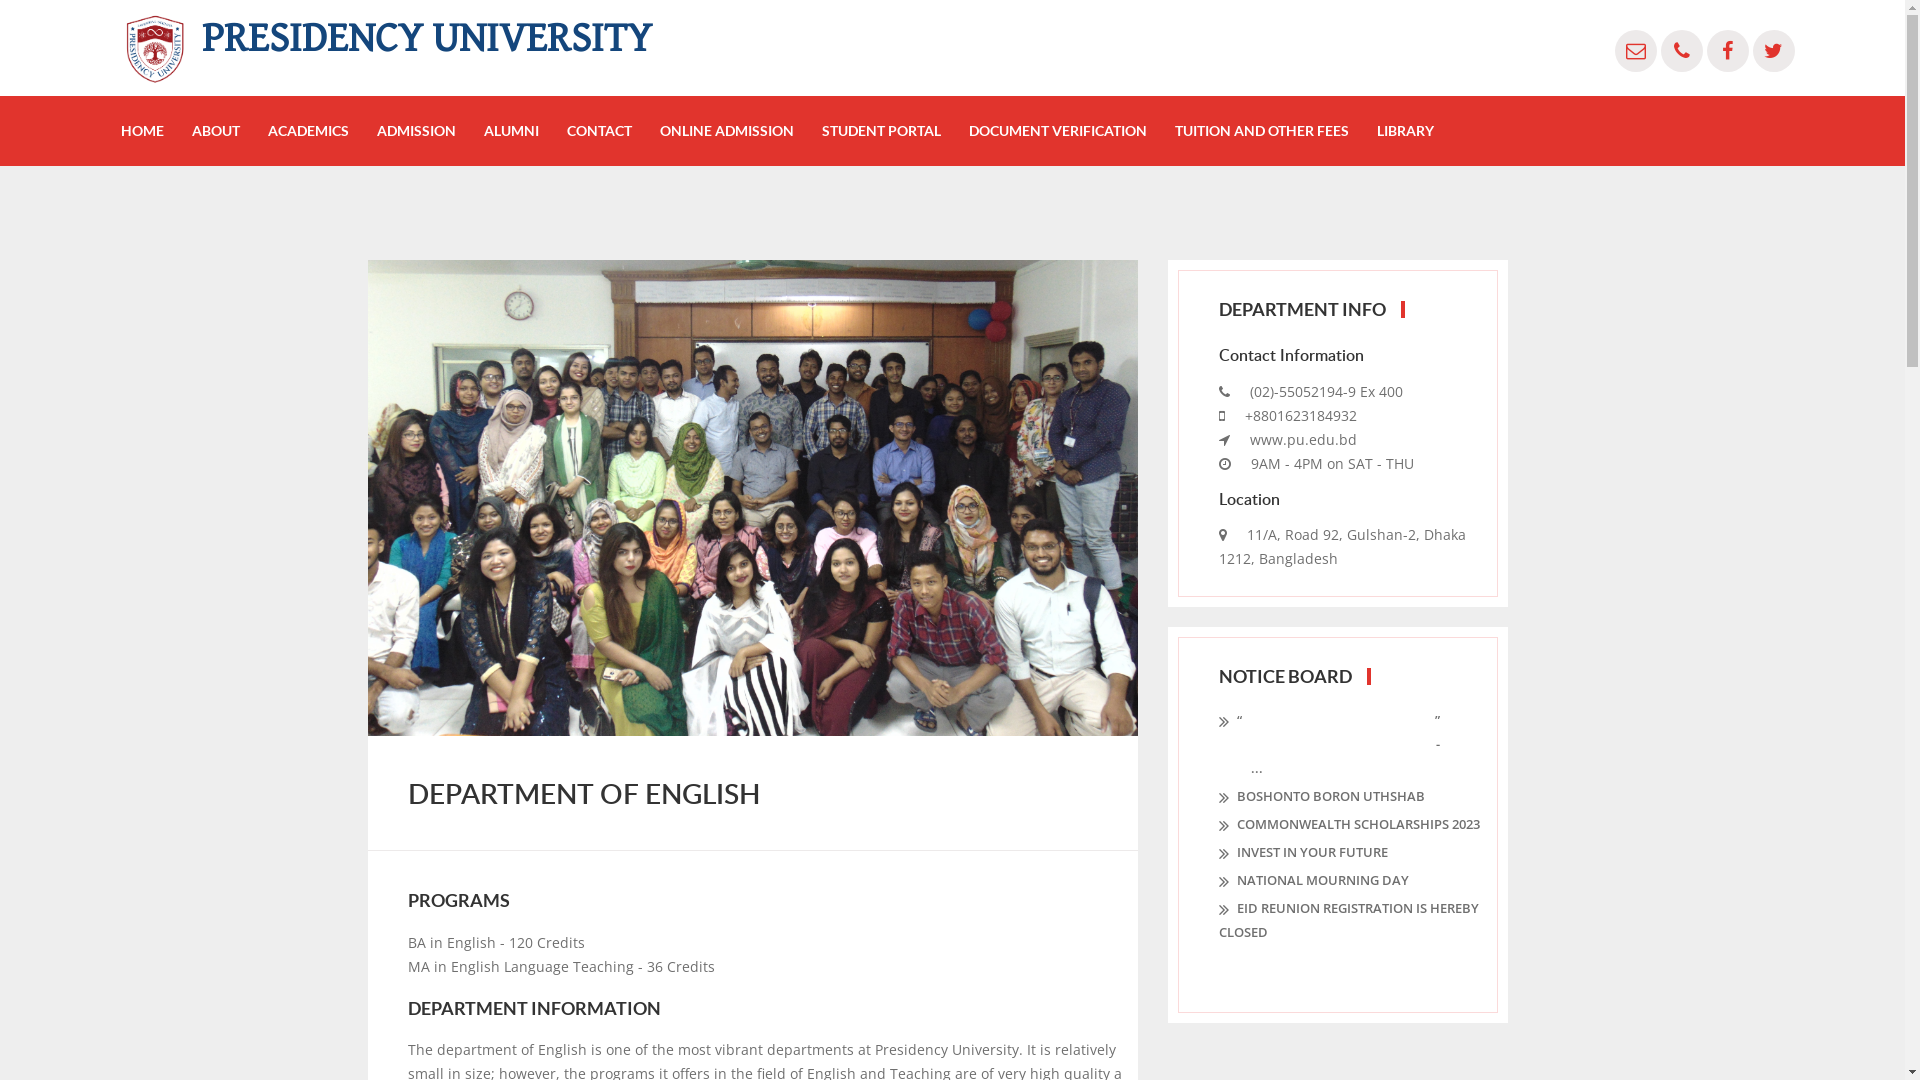 The image size is (1920, 1080). I want to click on 'ACADEMICS', so click(307, 131).